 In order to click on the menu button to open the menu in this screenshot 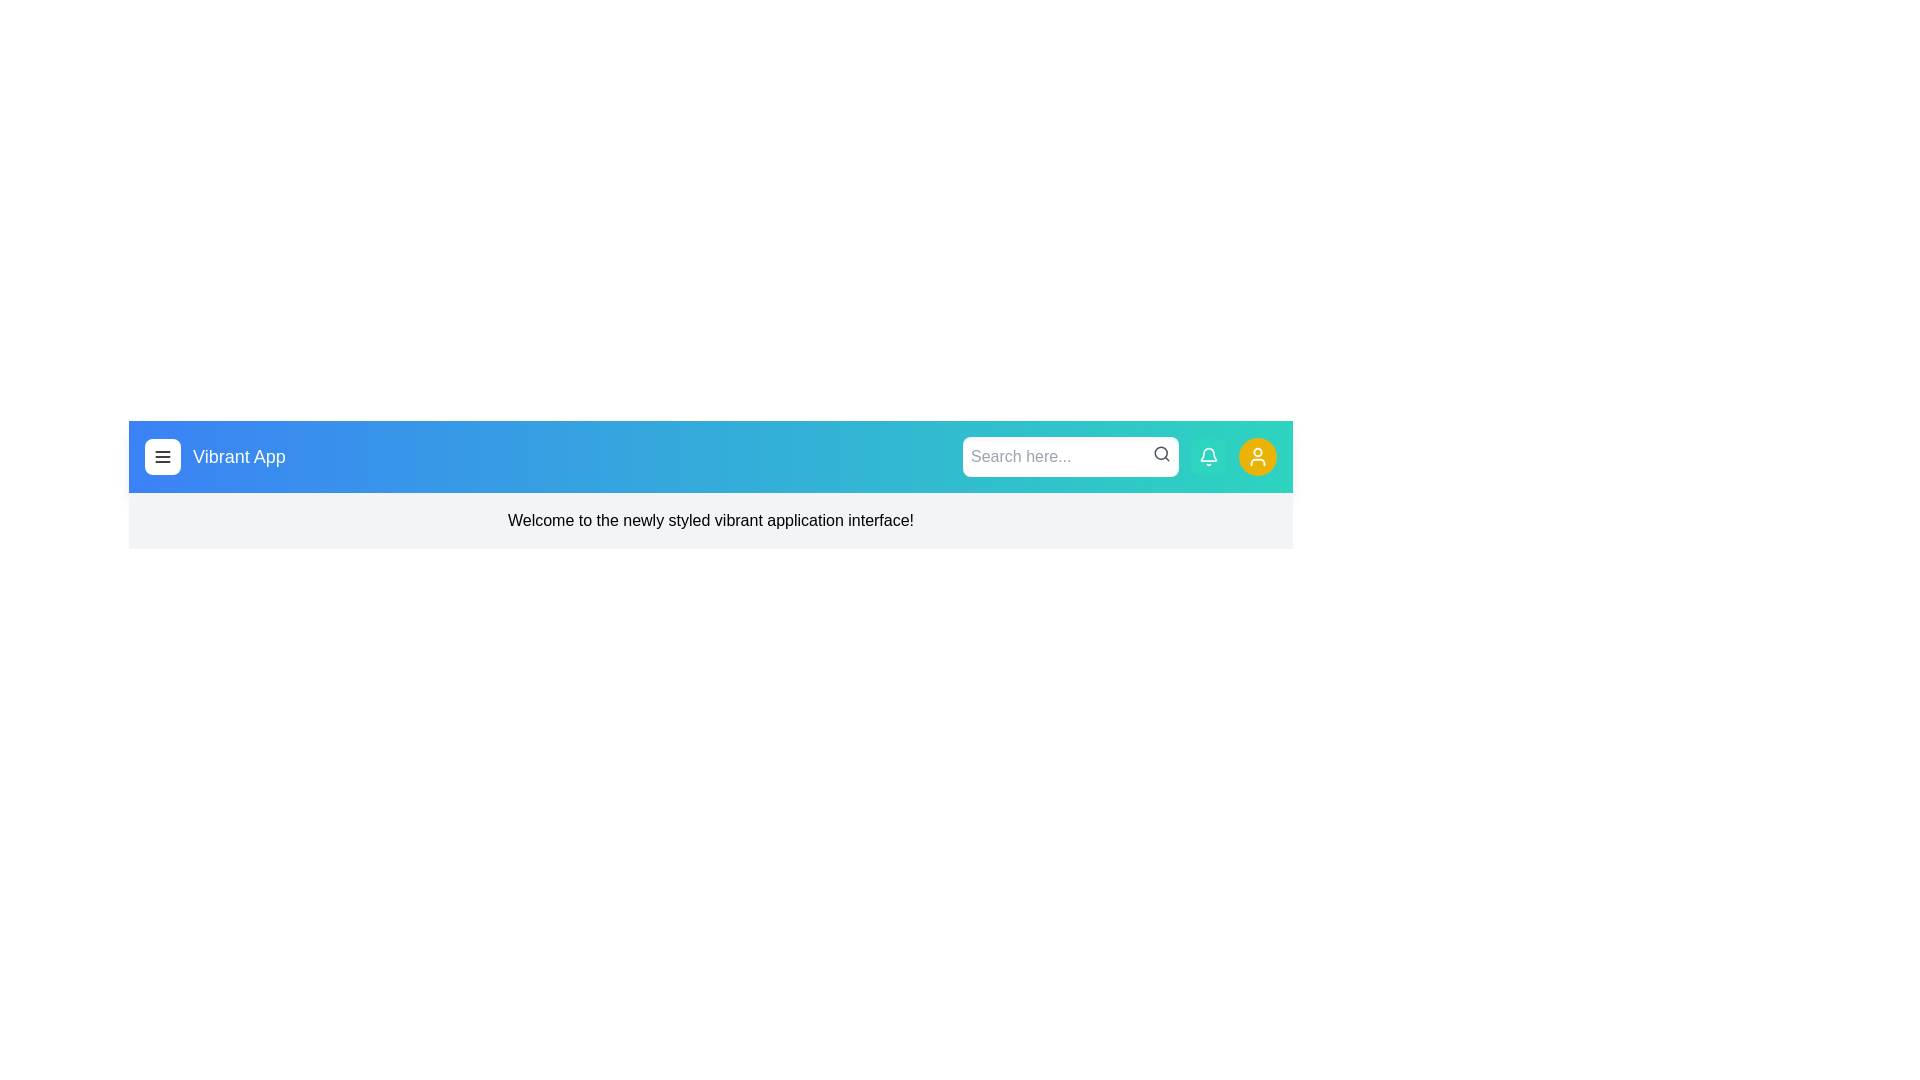, I will do `click(163, 456)`.